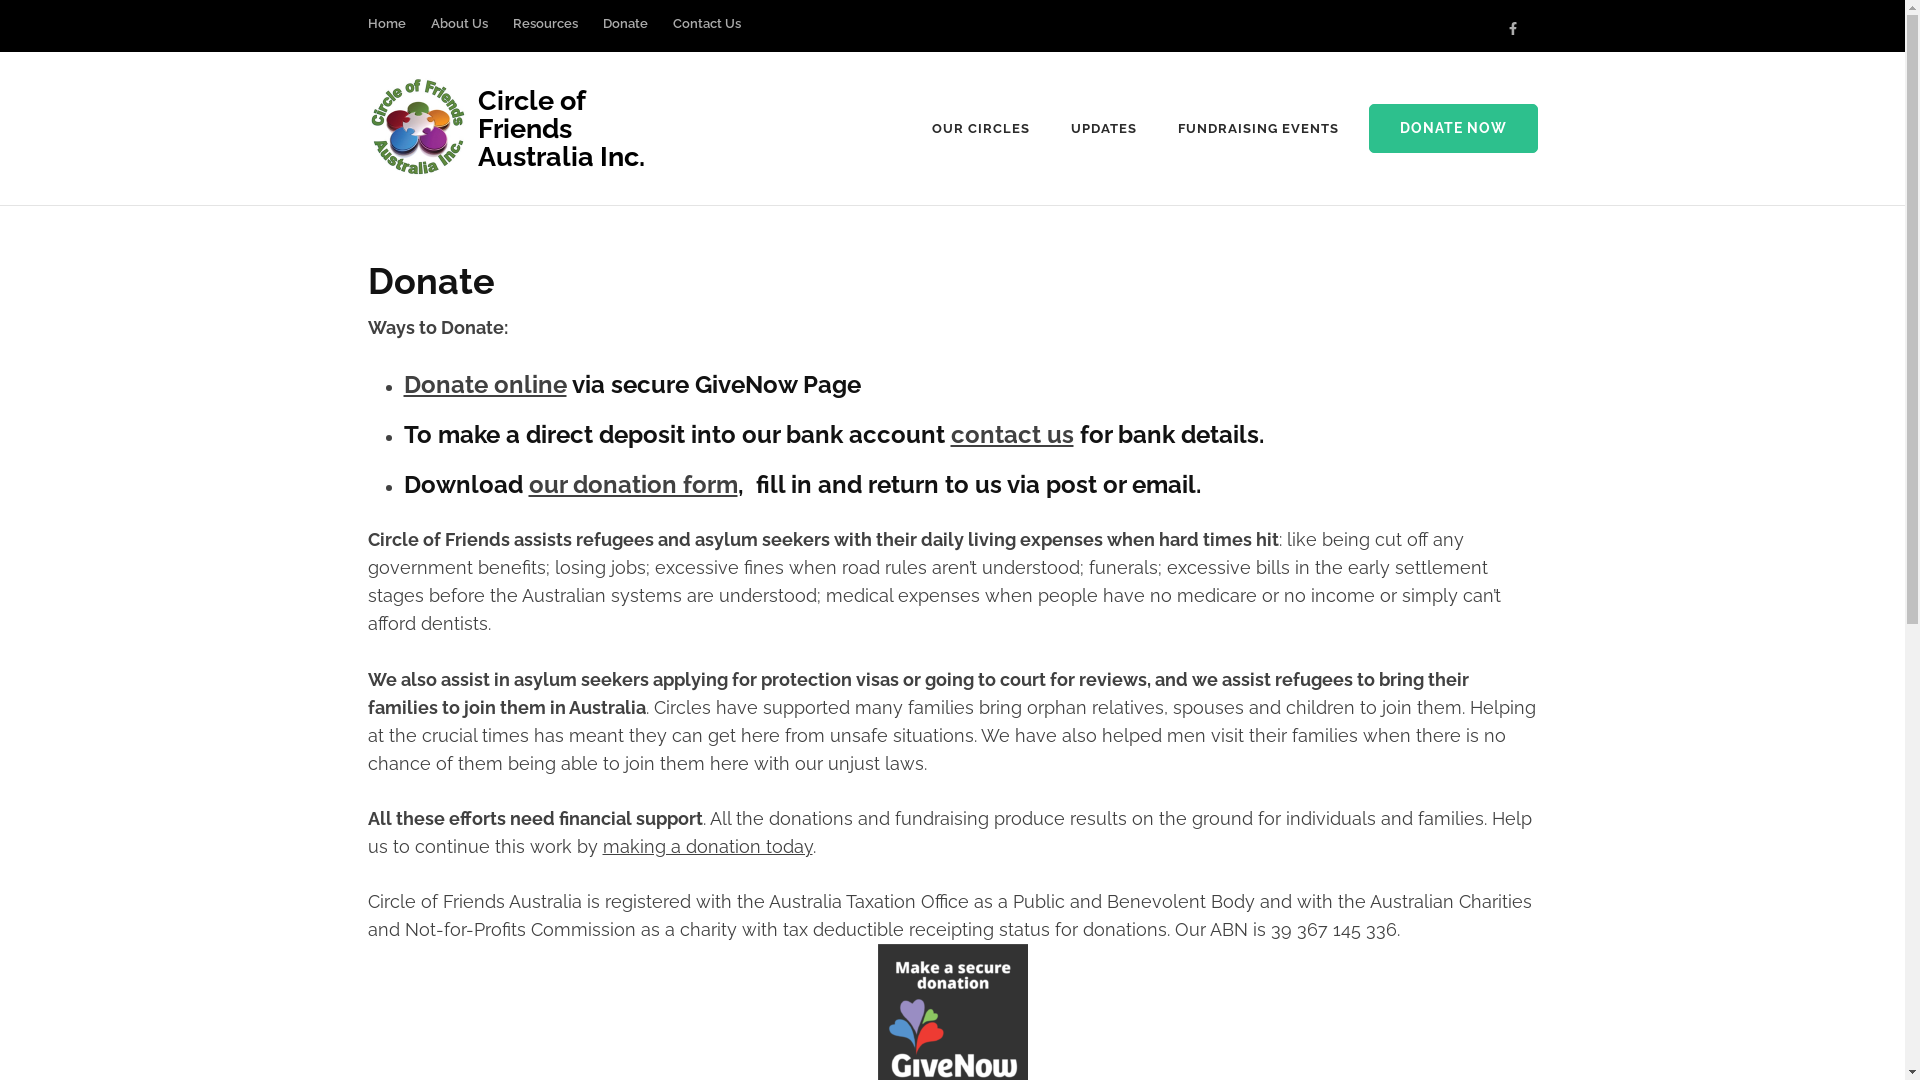 Image resolution: width=1920 pixels, height=1080 pixels. I want to click on 'contact us', so click(1011, 433).